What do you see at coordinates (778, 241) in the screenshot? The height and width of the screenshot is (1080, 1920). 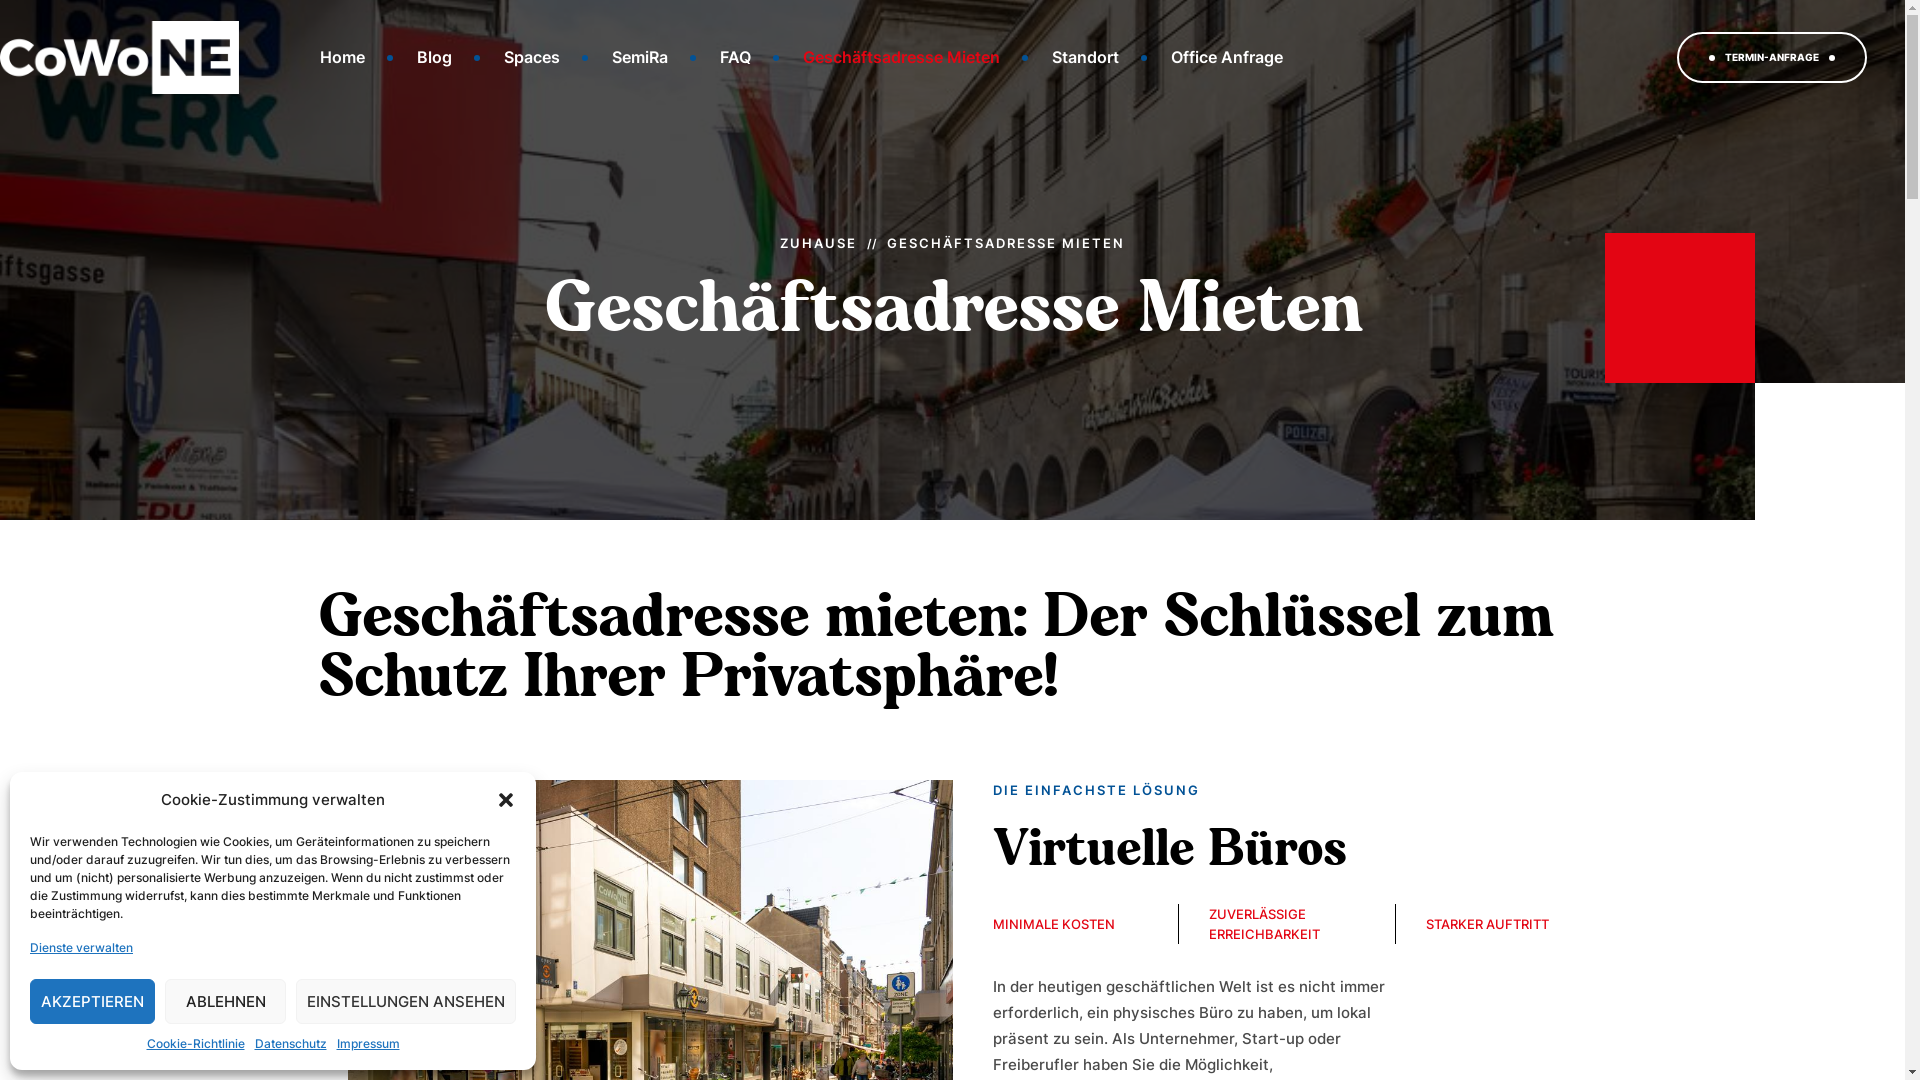 I see `'ZUHAUSE'` at bounding box center [778, 241].